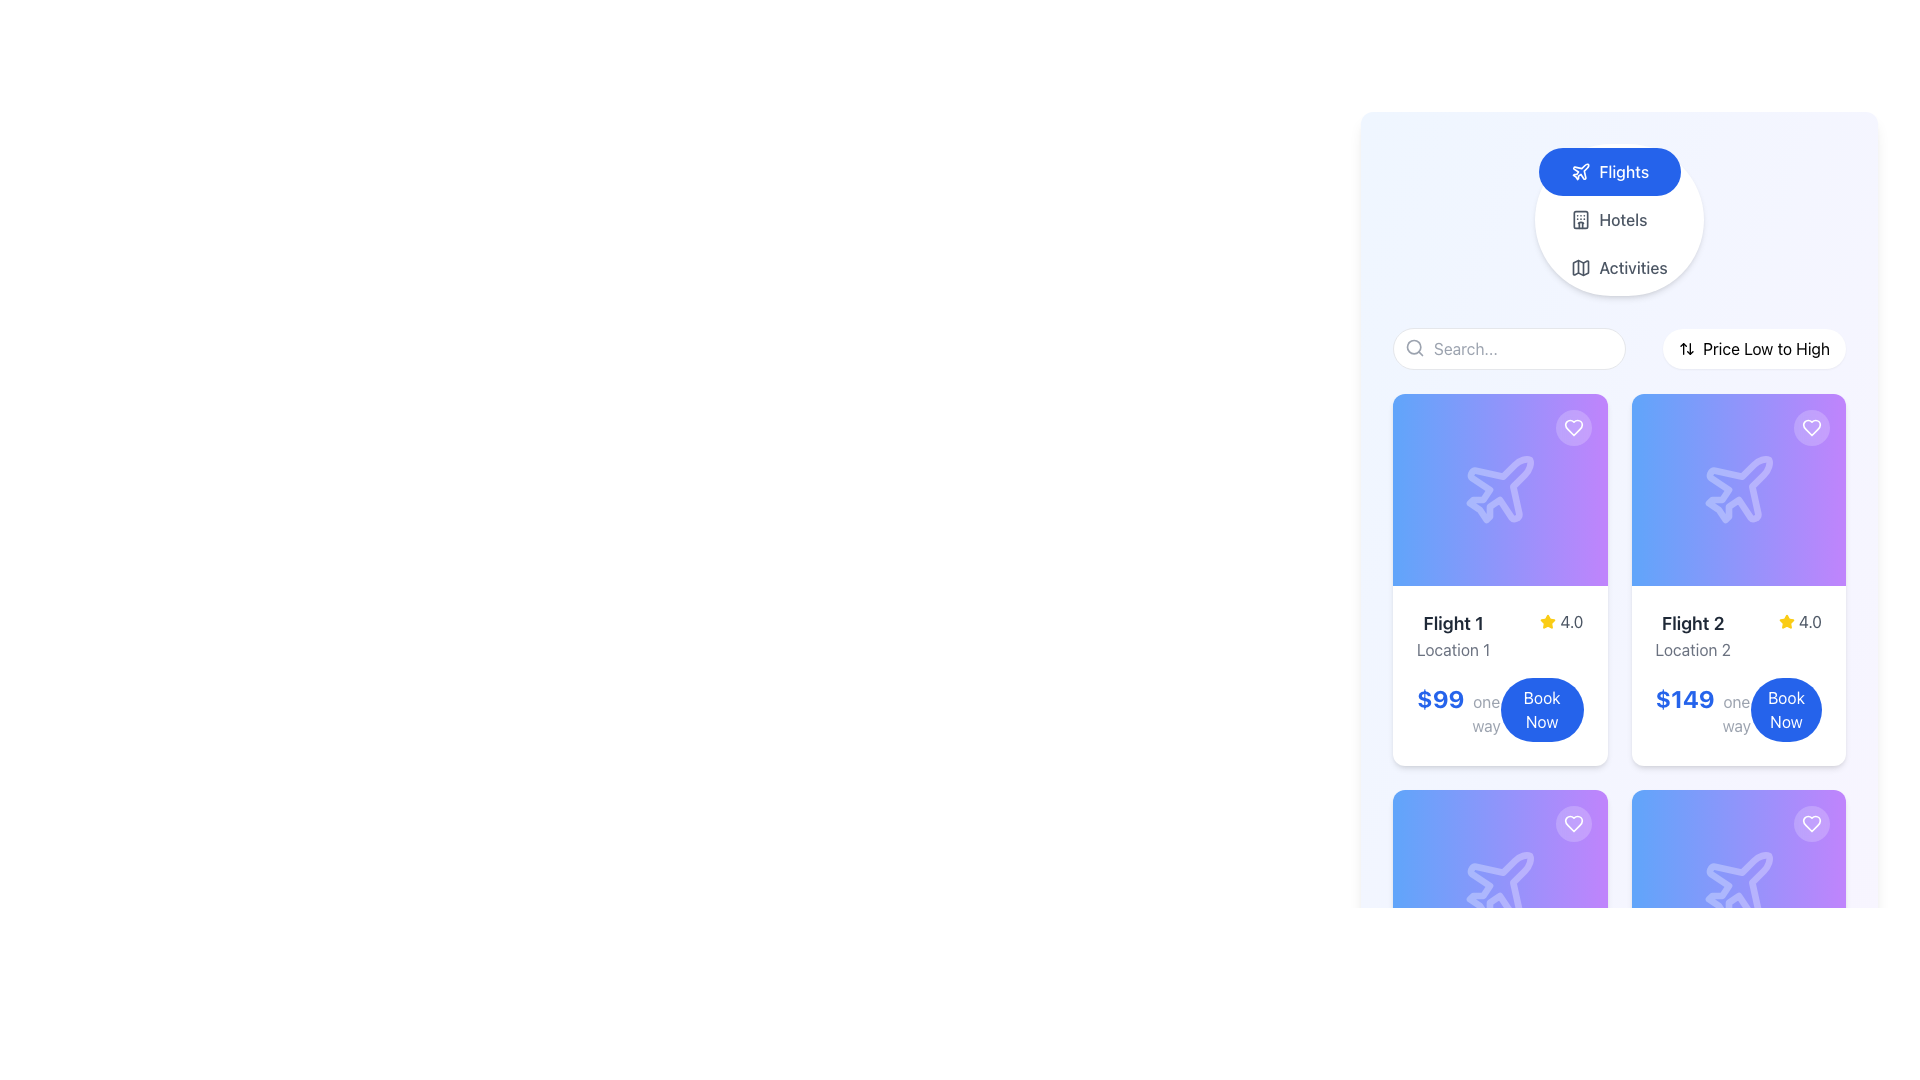 The image size is (1920, 1080). Describe the element at coordinates (1737, 885) in the screenshot. I see `the flight-related theme icon, which is part of the last card in the second row of a 2x2 grid layout, positioned below the heart icon in the top-right corner` at that location.